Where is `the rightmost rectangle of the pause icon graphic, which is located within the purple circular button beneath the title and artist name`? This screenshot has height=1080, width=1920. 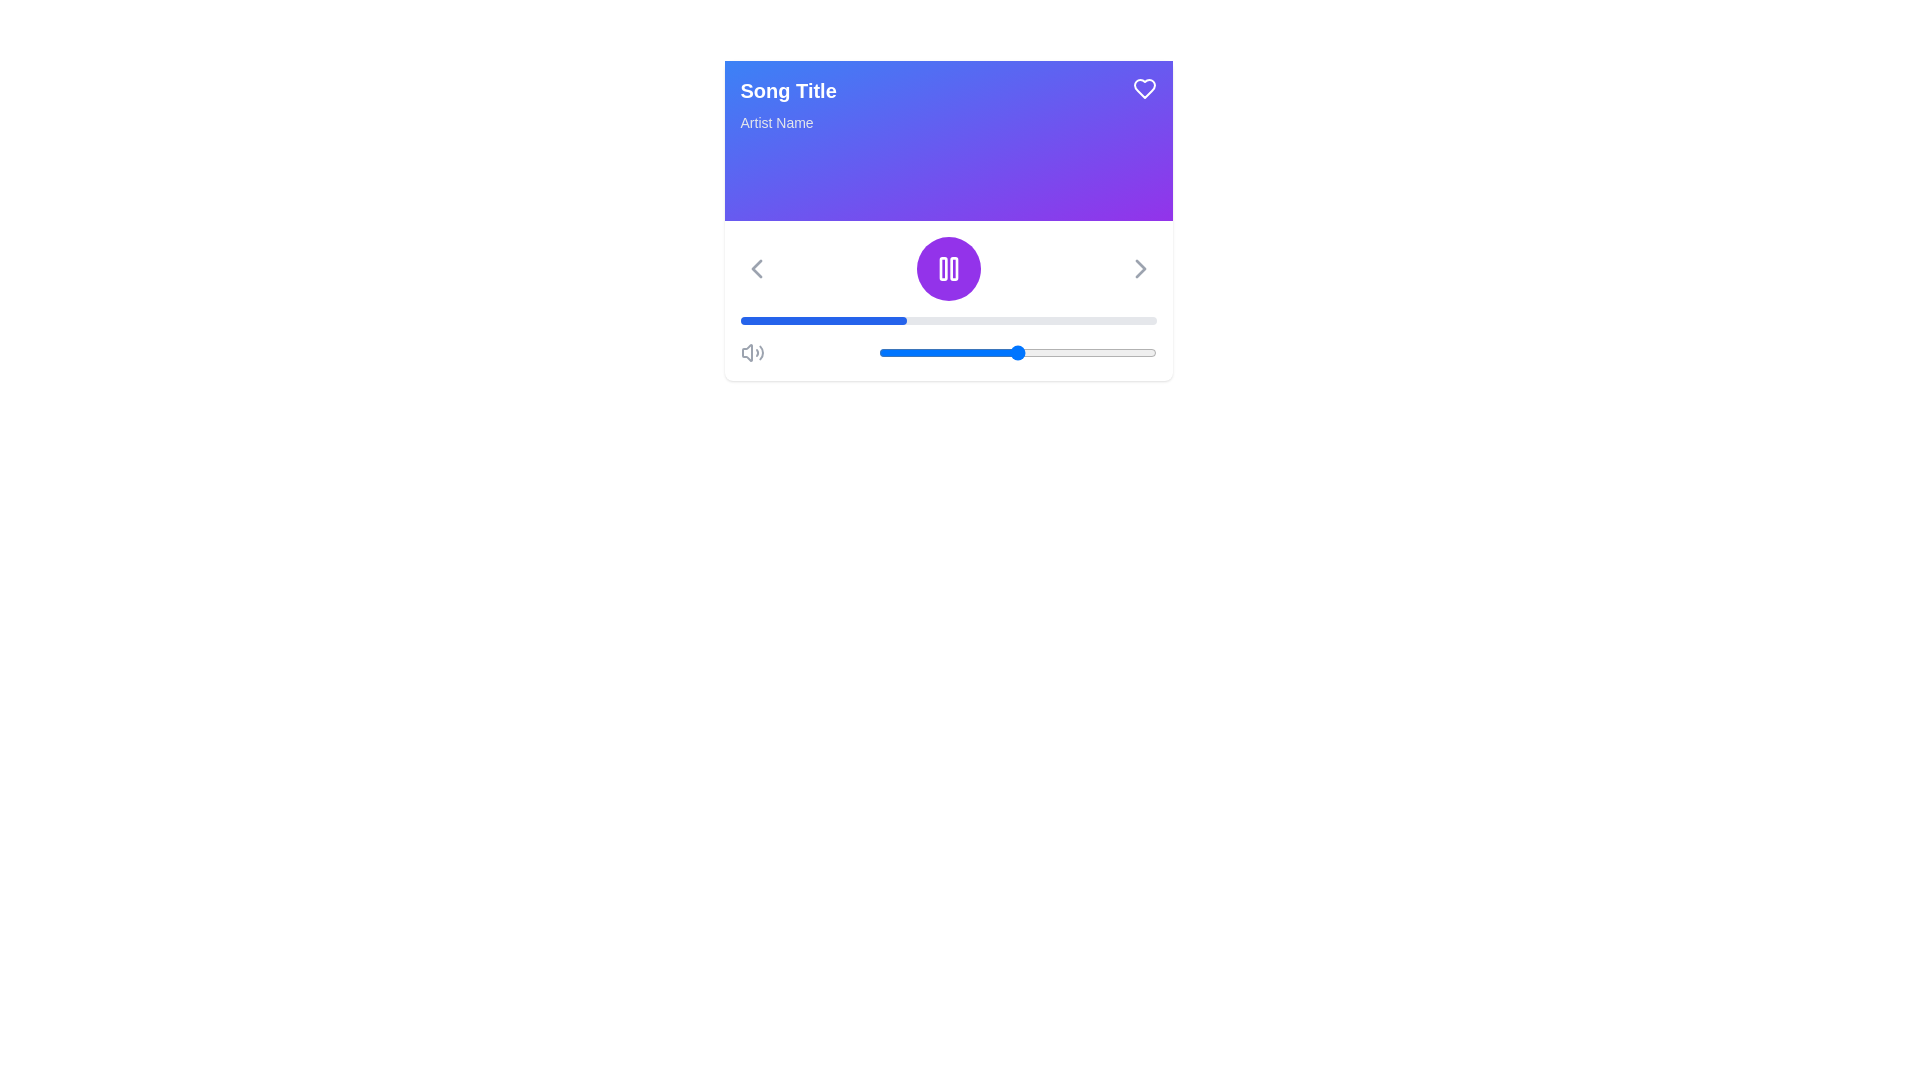 the rightmost rectangle of the pause icon graphic, which is located within the purple circular button beneath the title and artist name is located at coordinates (952, 268).